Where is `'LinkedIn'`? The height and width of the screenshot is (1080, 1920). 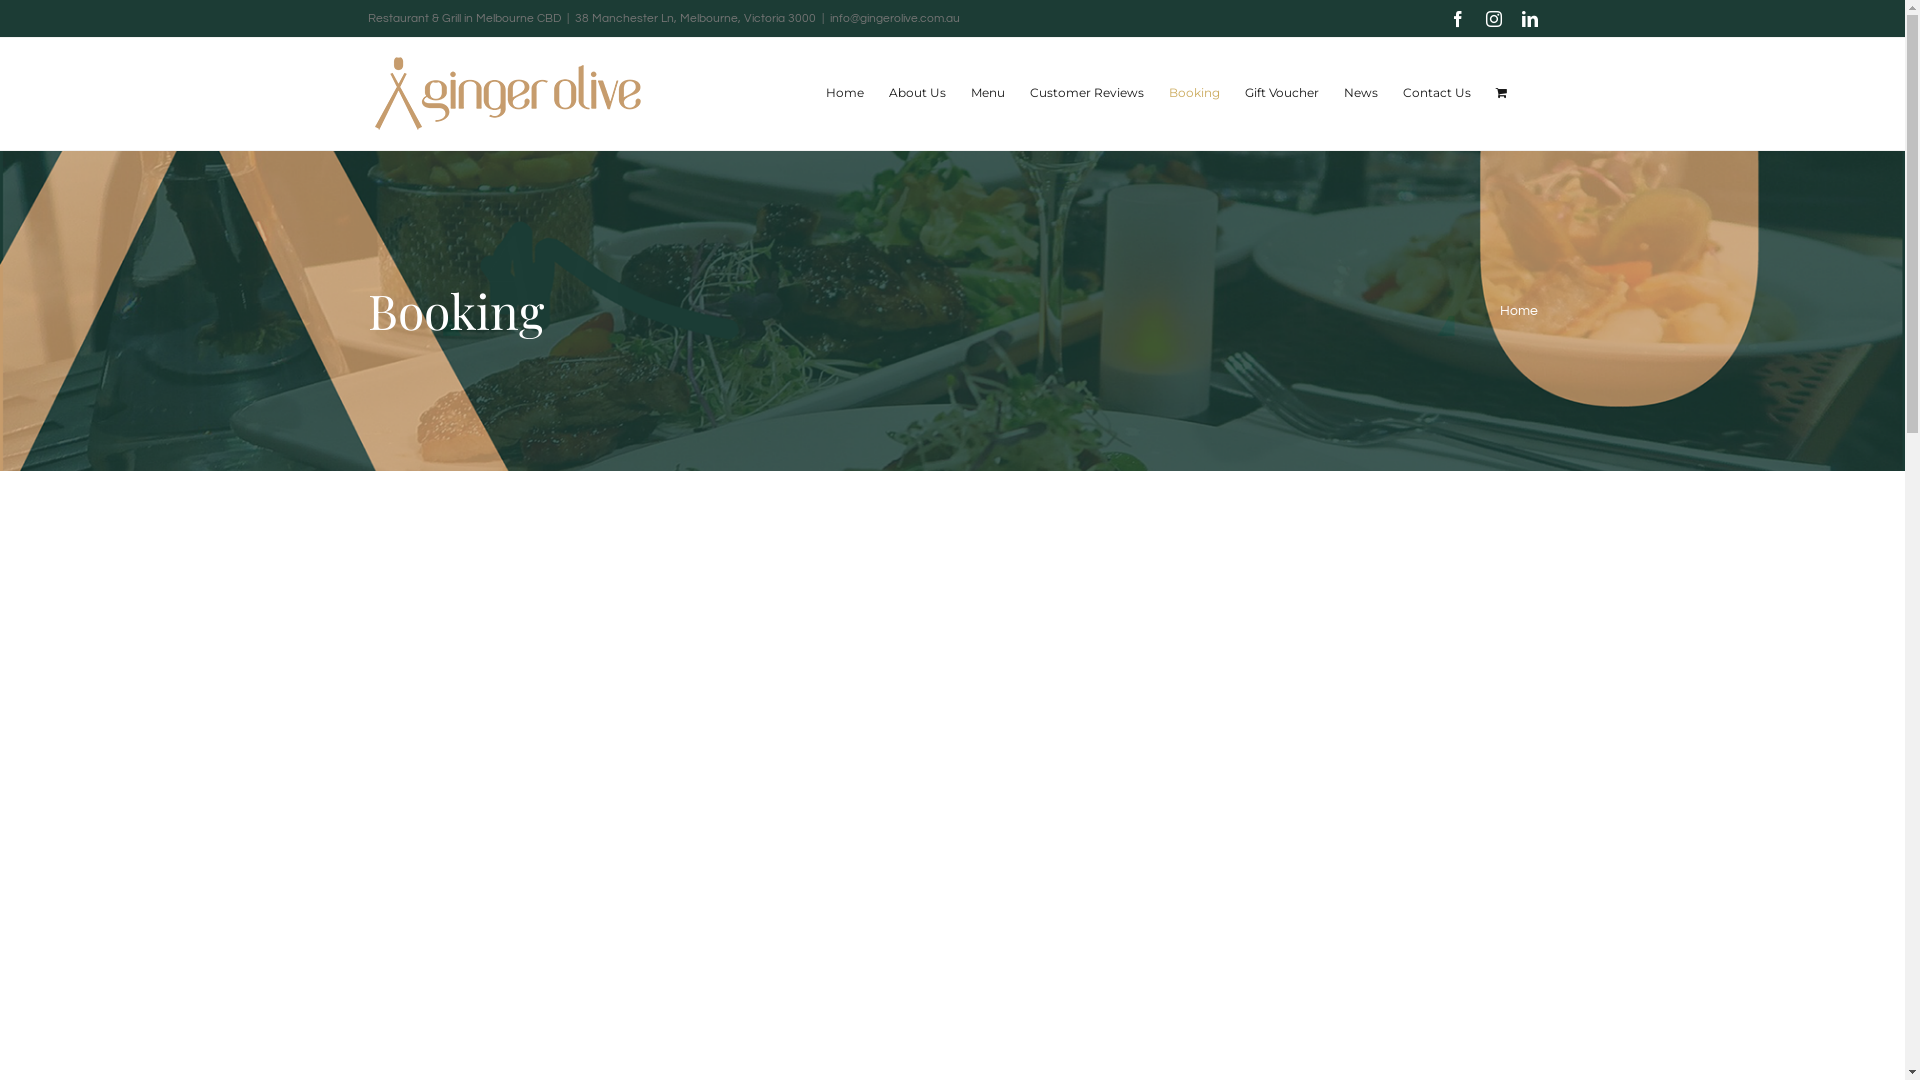
'LinkedIn' is located at coordinates (1529, 19).